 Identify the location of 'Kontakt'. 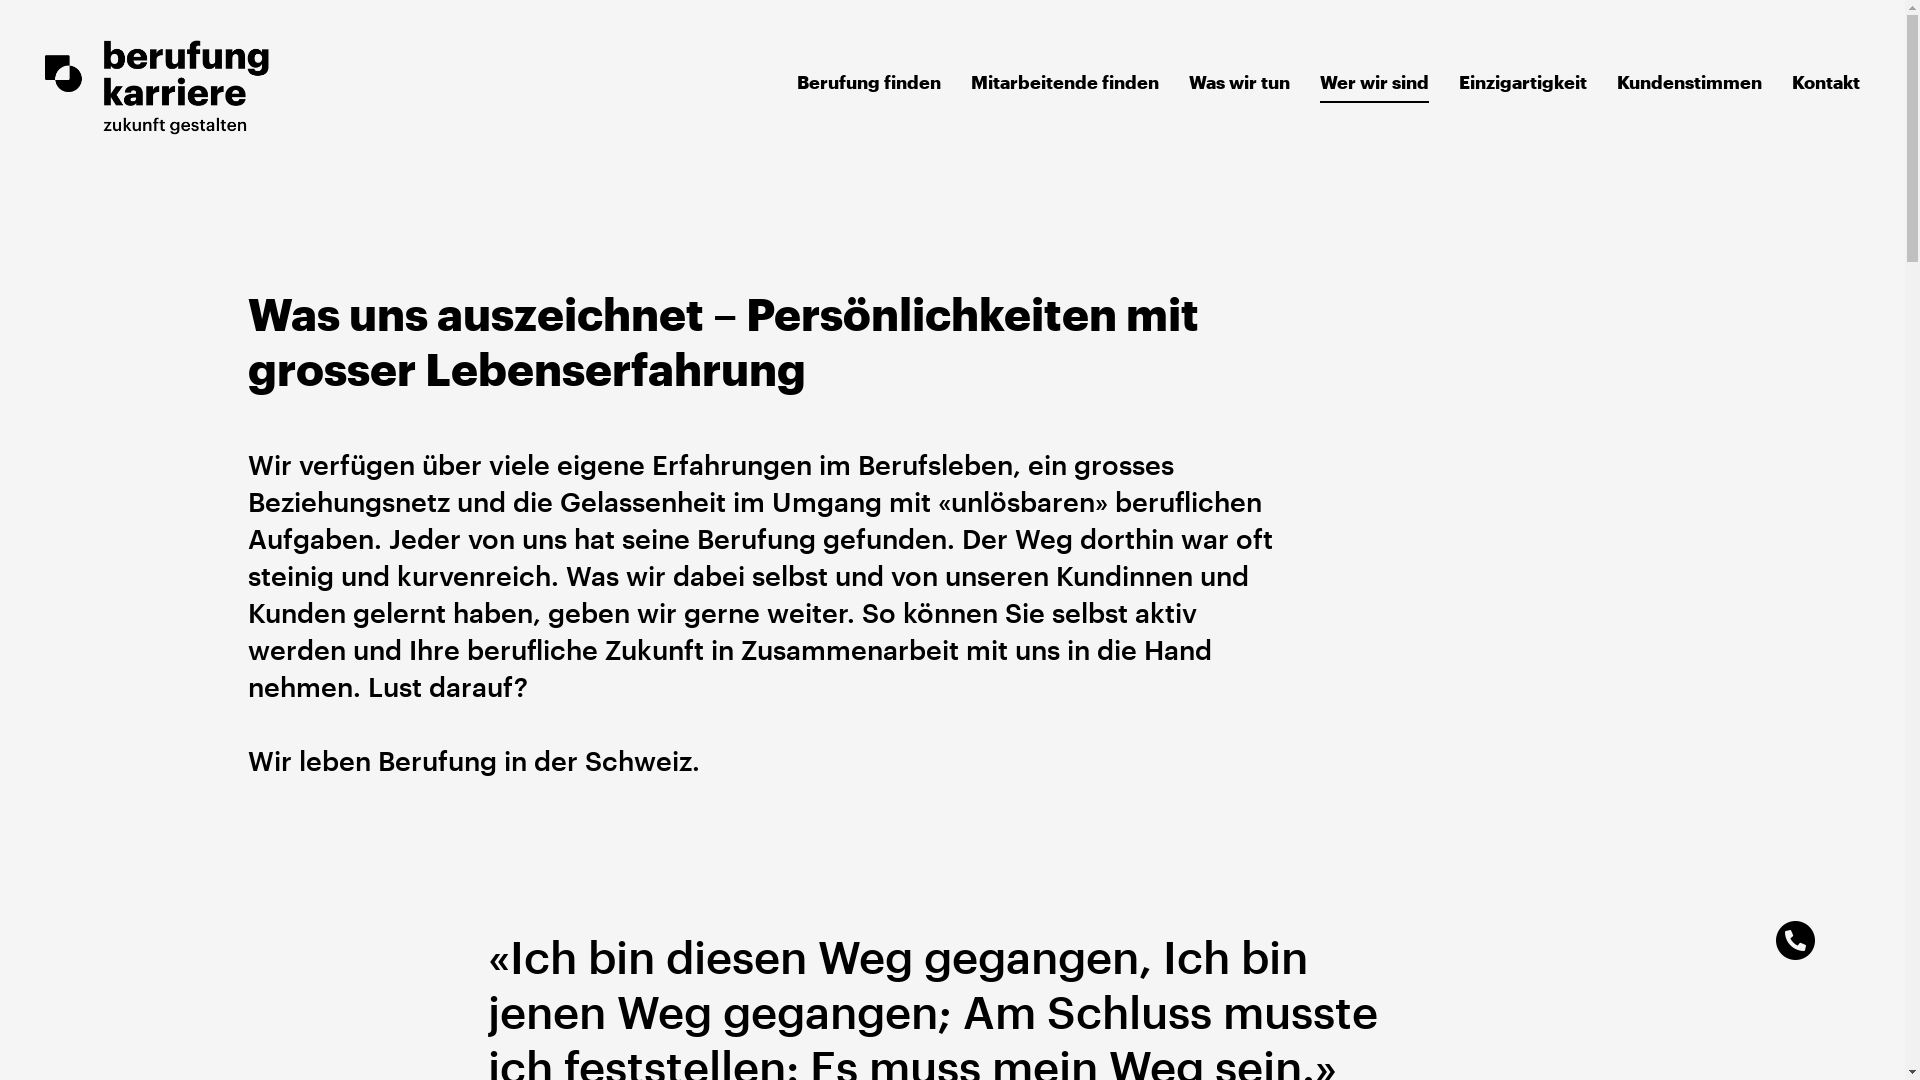
(1825, 81).